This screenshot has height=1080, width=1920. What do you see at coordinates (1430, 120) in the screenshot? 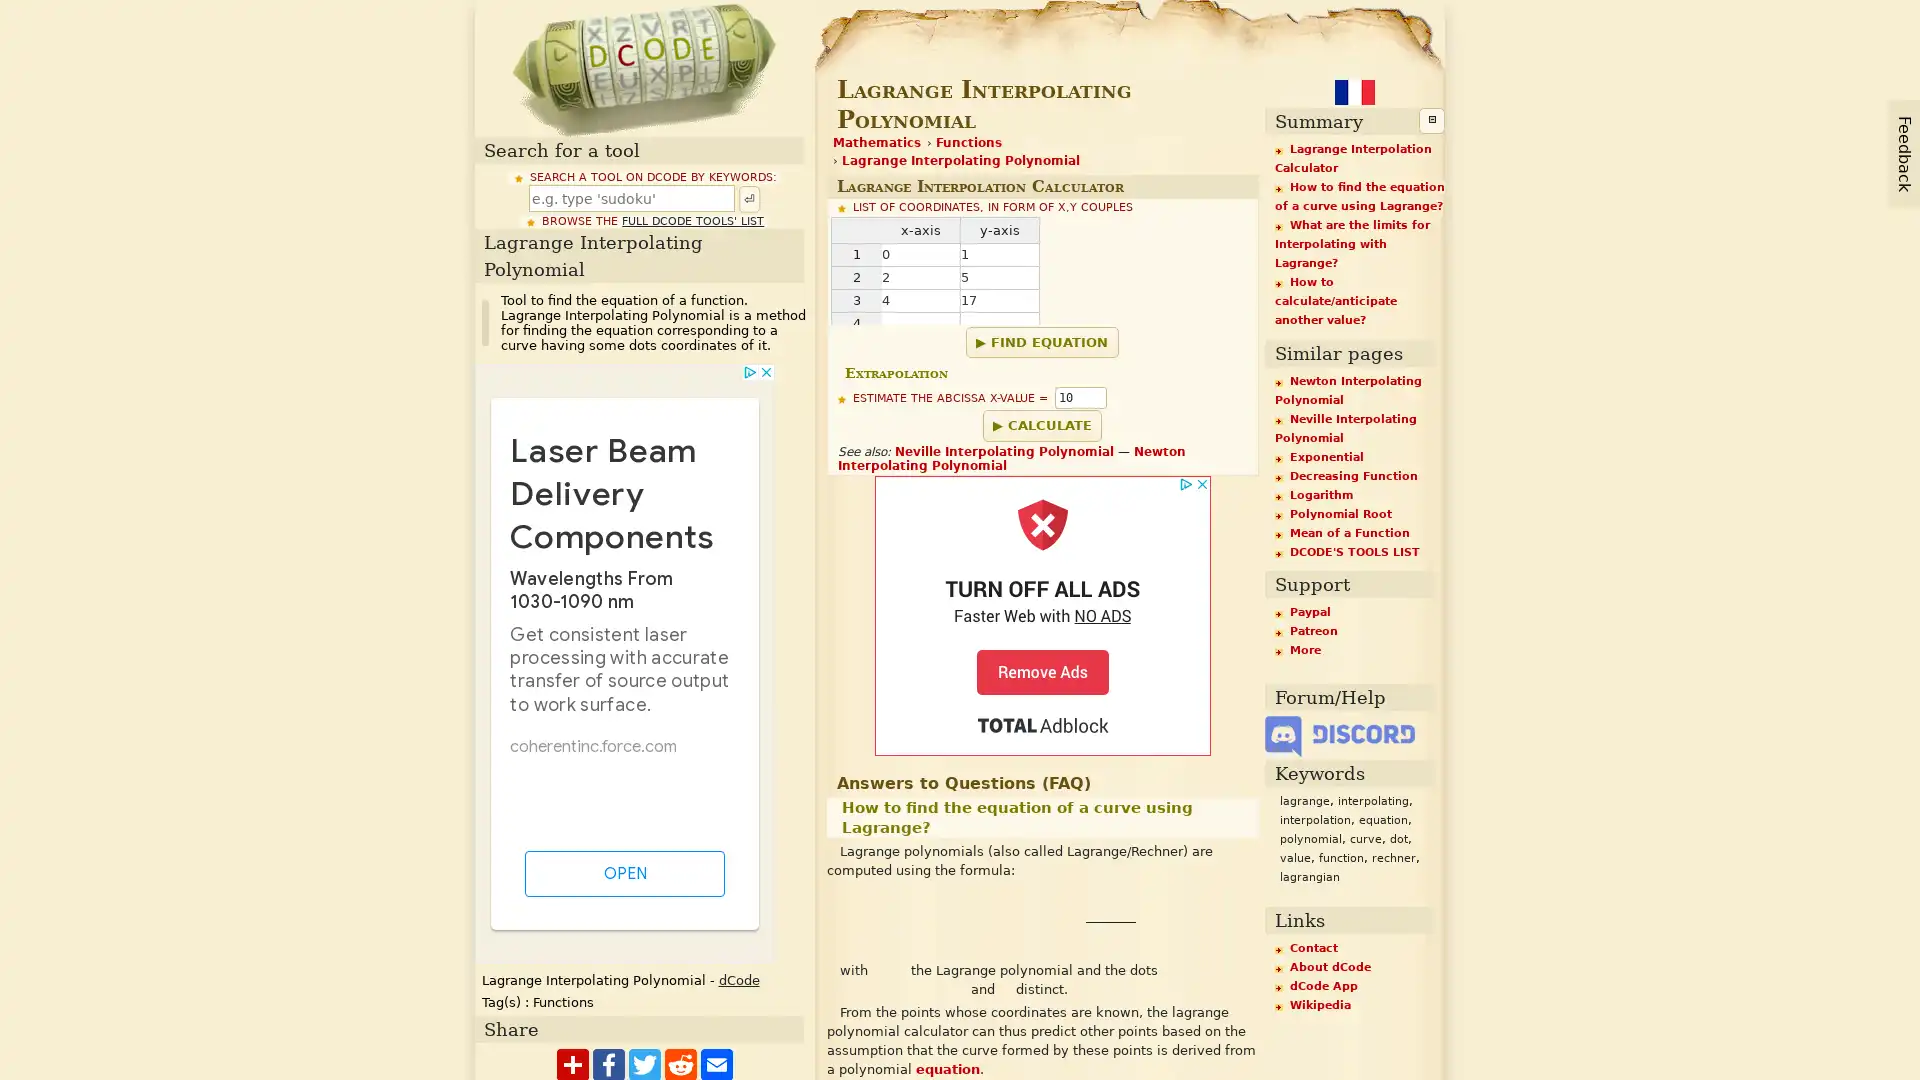
I see `hide_right_part` at bounding box center [1430, 120].